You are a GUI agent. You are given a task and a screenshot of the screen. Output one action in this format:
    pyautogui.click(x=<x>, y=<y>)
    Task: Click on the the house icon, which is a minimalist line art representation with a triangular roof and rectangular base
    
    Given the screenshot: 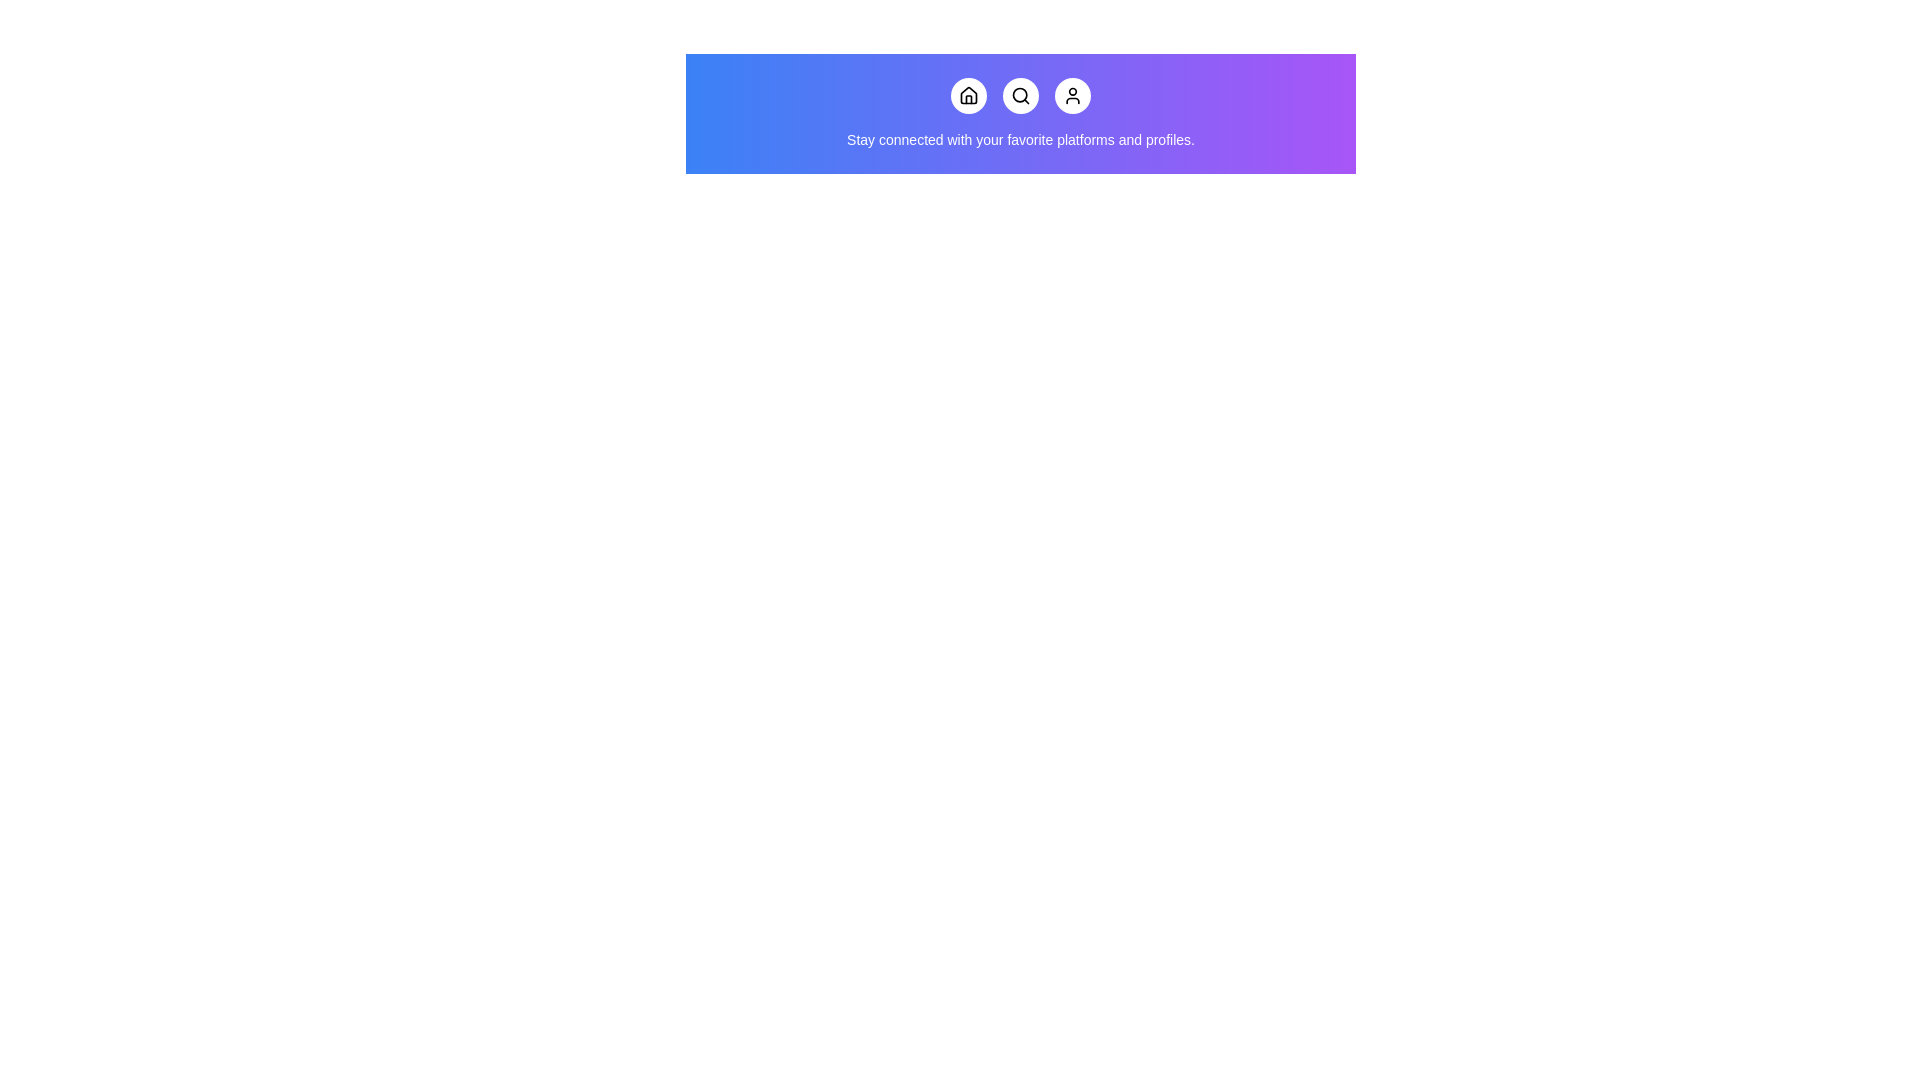 What is the action you would take?
    pyautogui.click(x=969, y=96)
    